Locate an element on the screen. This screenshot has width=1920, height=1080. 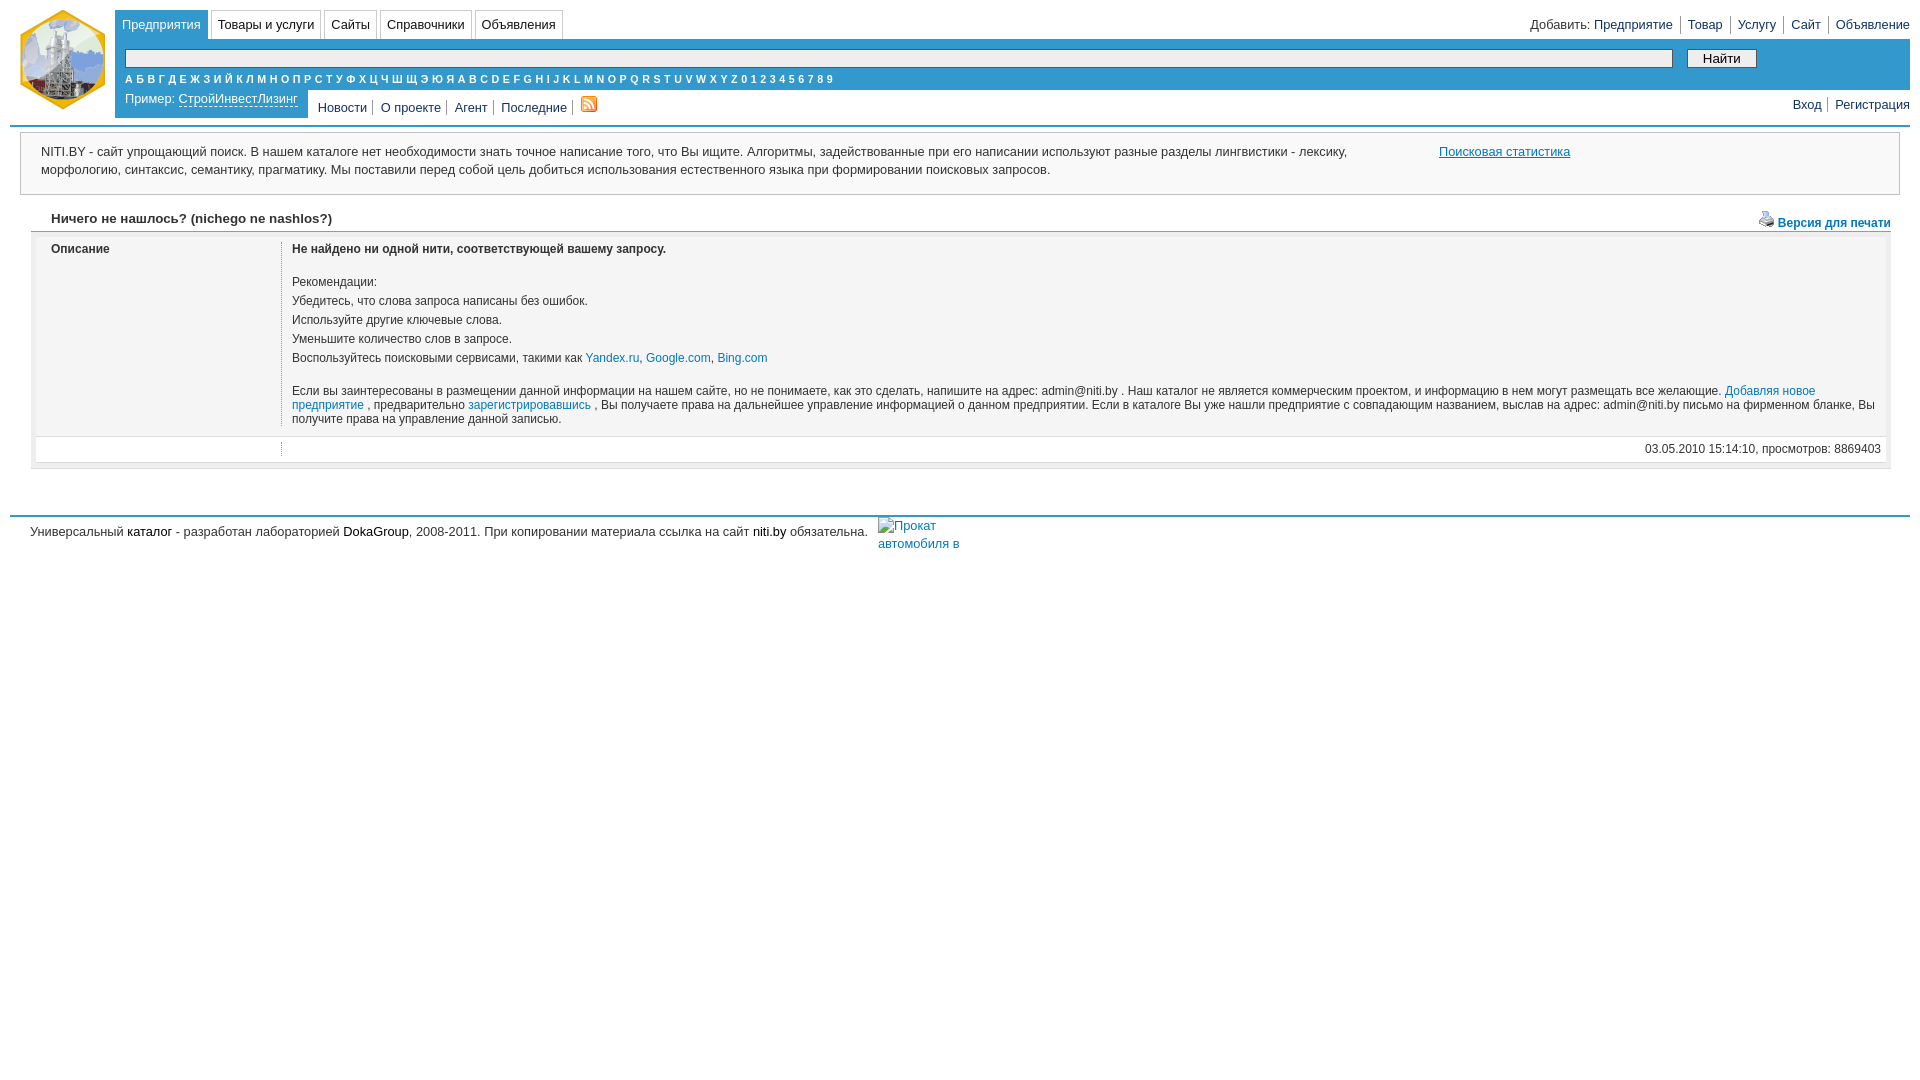
'U' is located at coordinates (677, 77).